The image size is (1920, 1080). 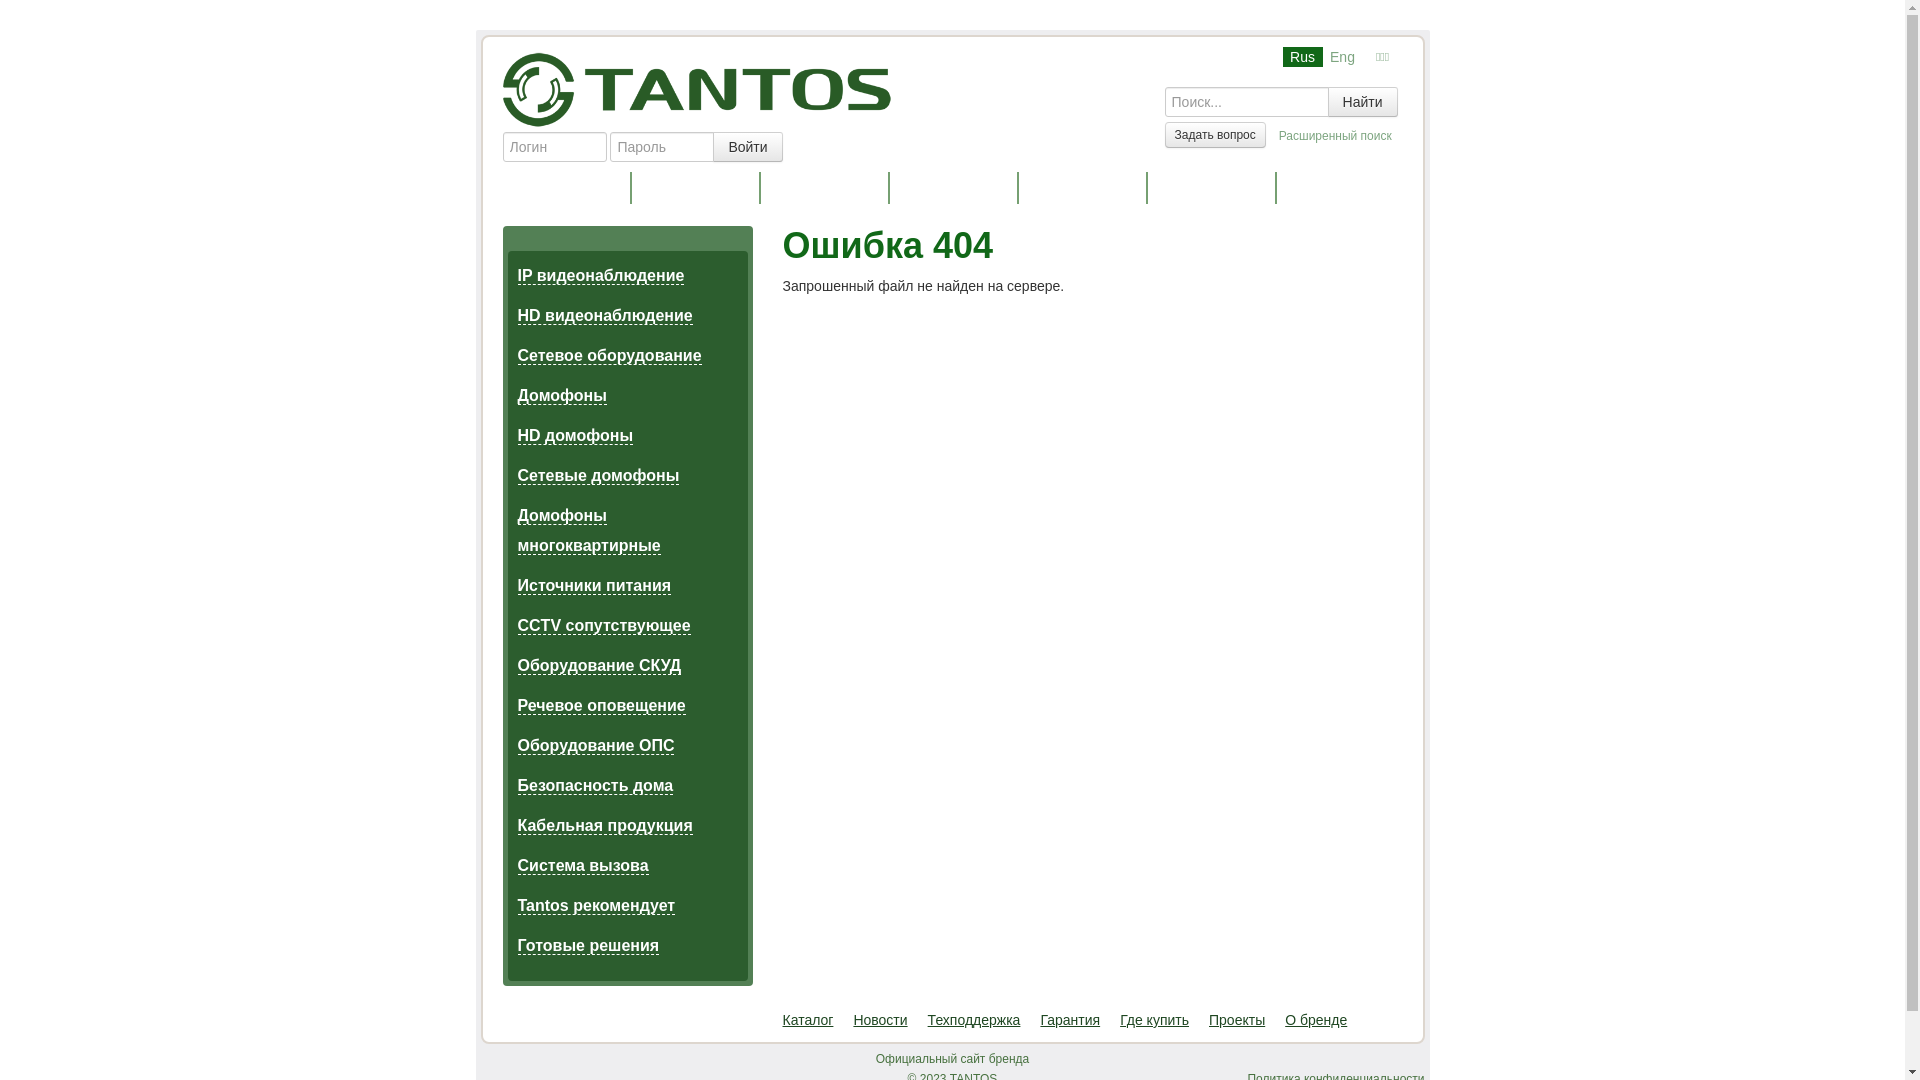 What do you see at coordinates (1329, 56) in the screenshot?
I see `'Eng'` at bounding box center [1329, 56].